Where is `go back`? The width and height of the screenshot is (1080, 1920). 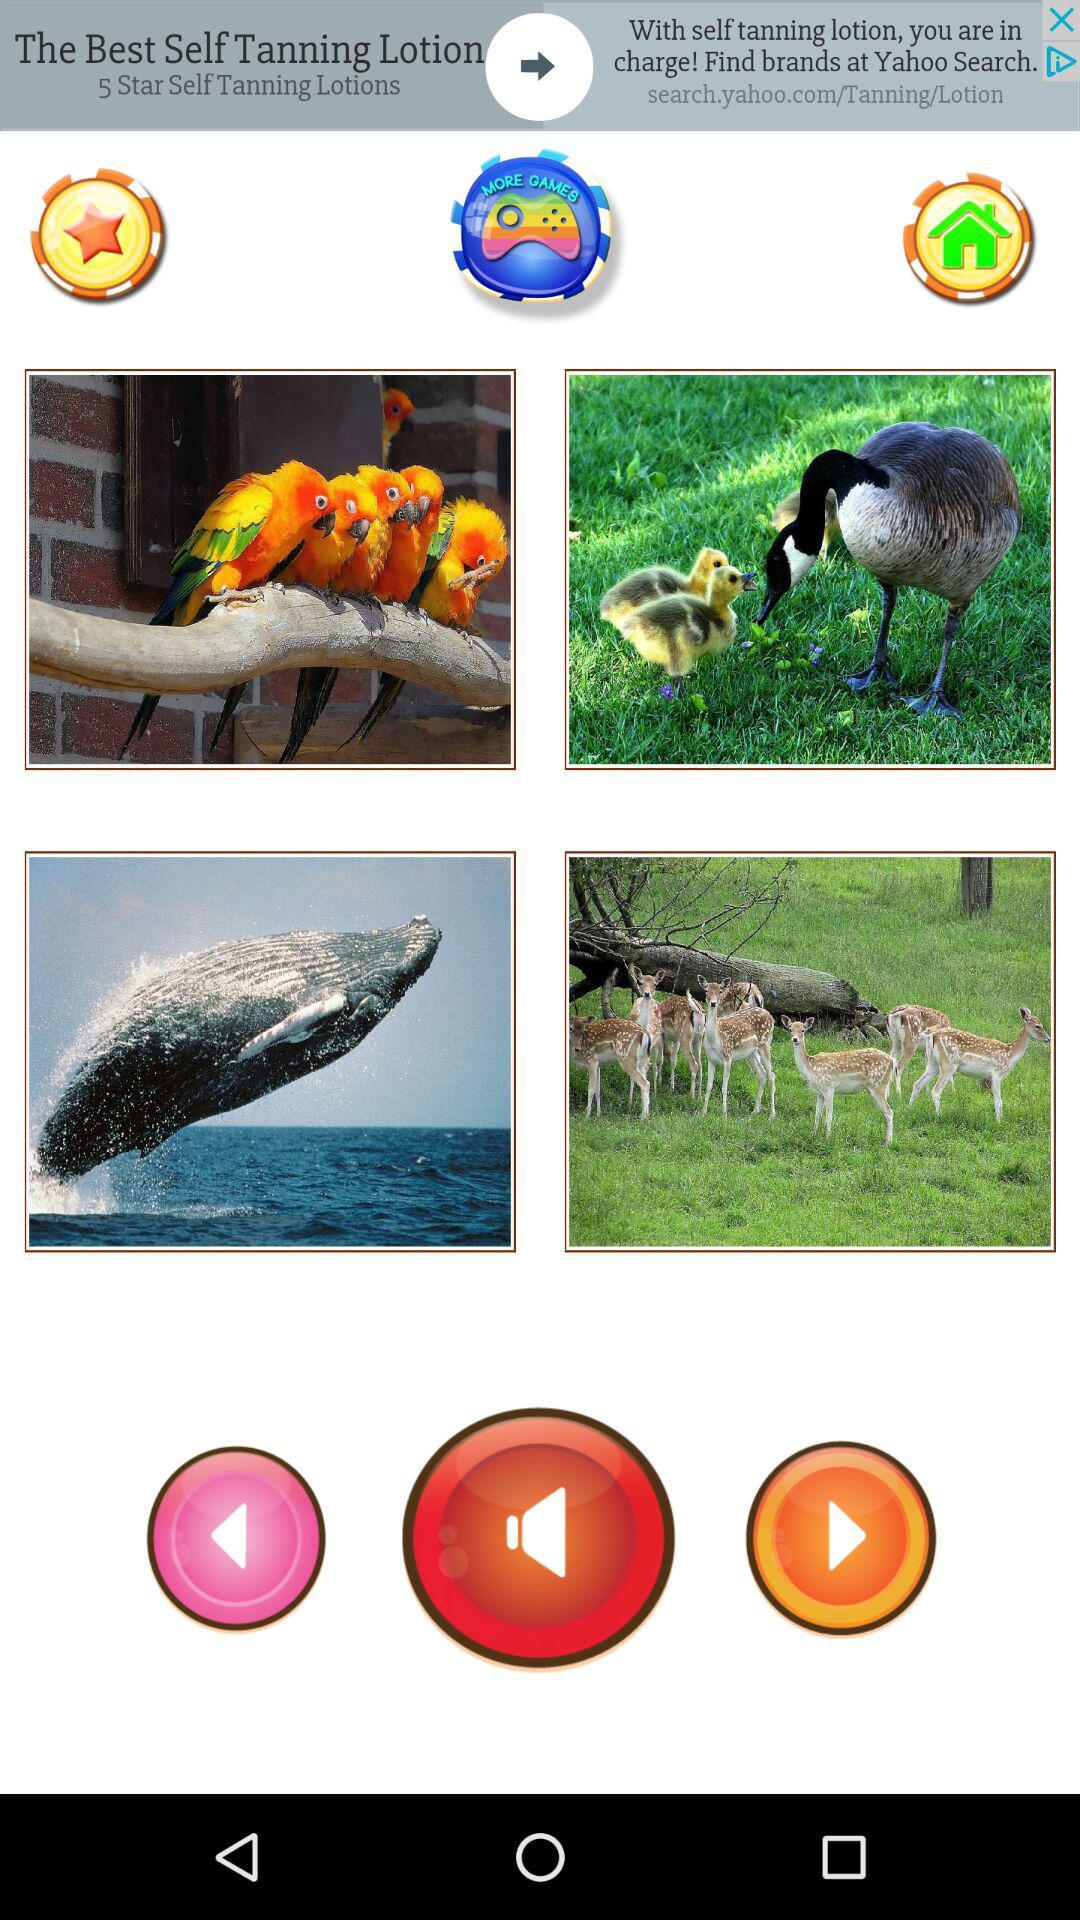
go back is located at coordinates (236, 1538).